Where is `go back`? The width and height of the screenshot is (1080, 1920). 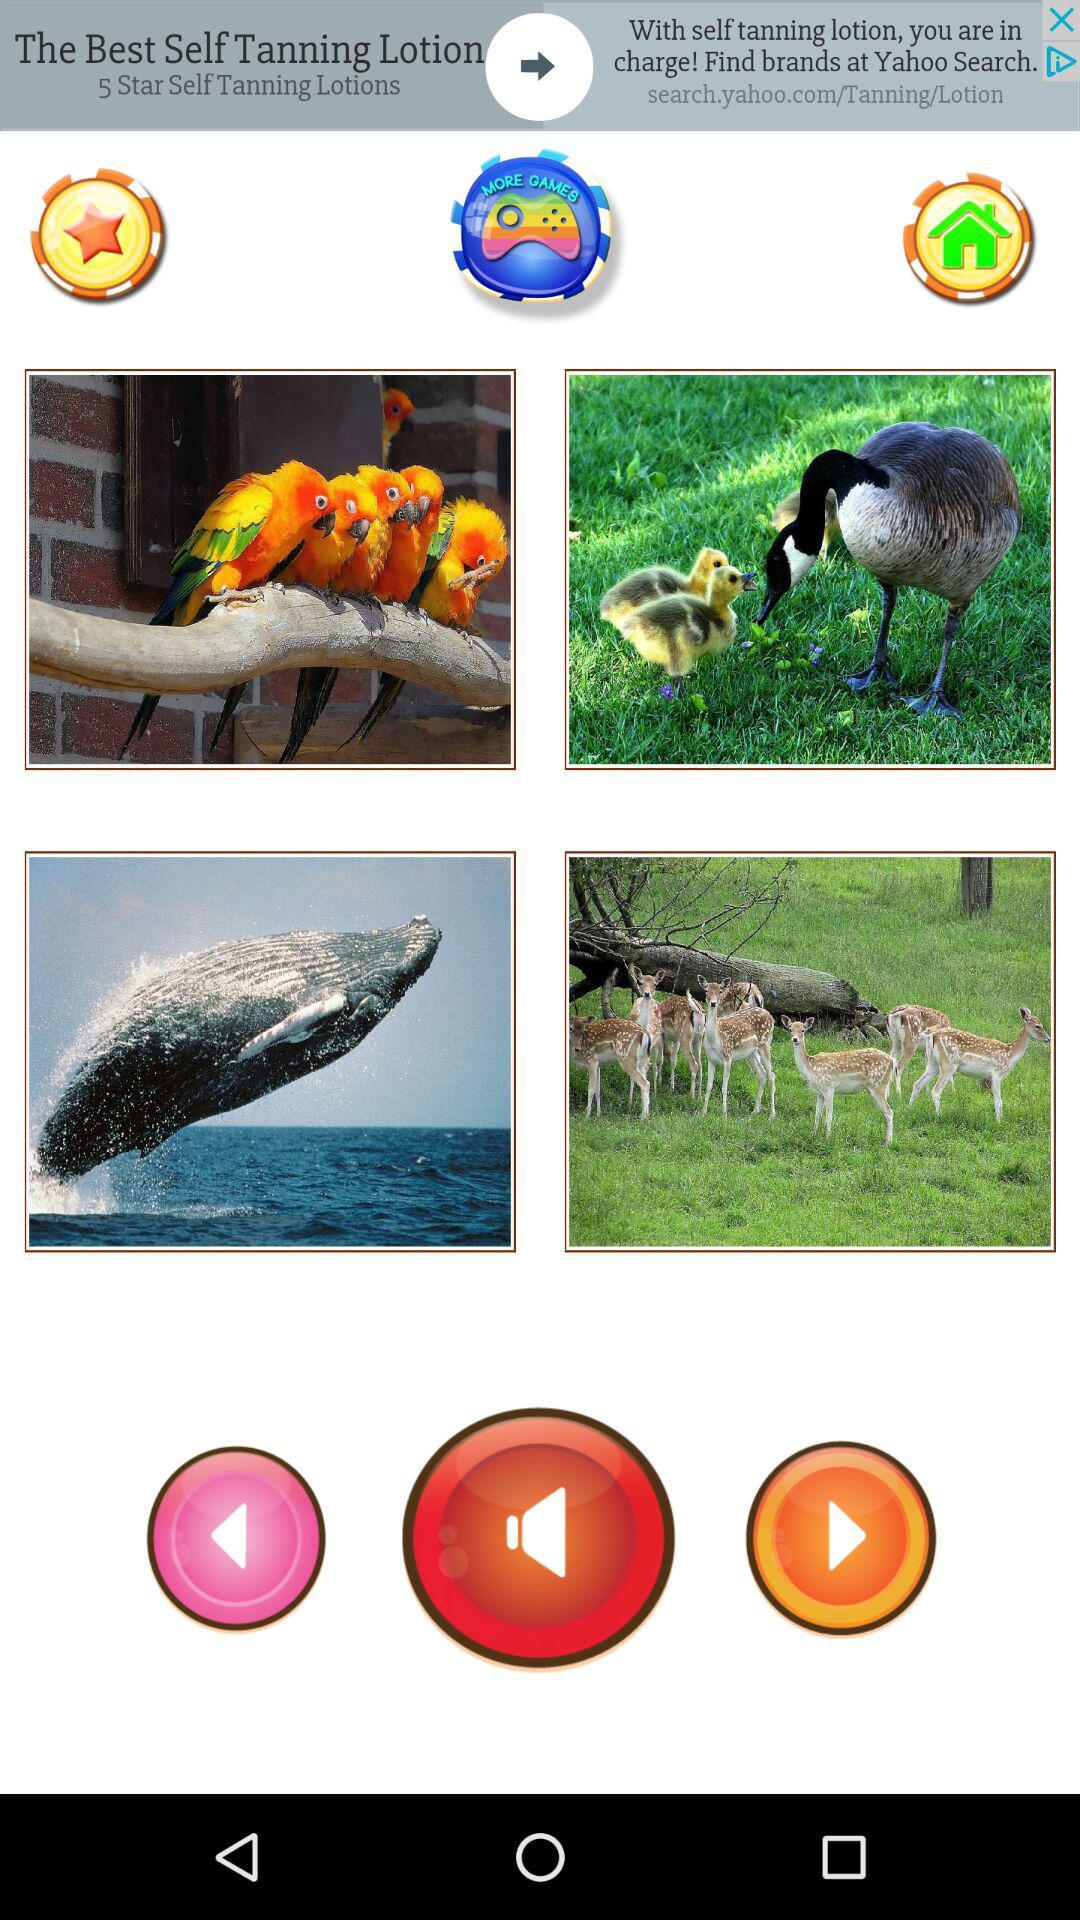
go back is located at coordinates (236, 1538).